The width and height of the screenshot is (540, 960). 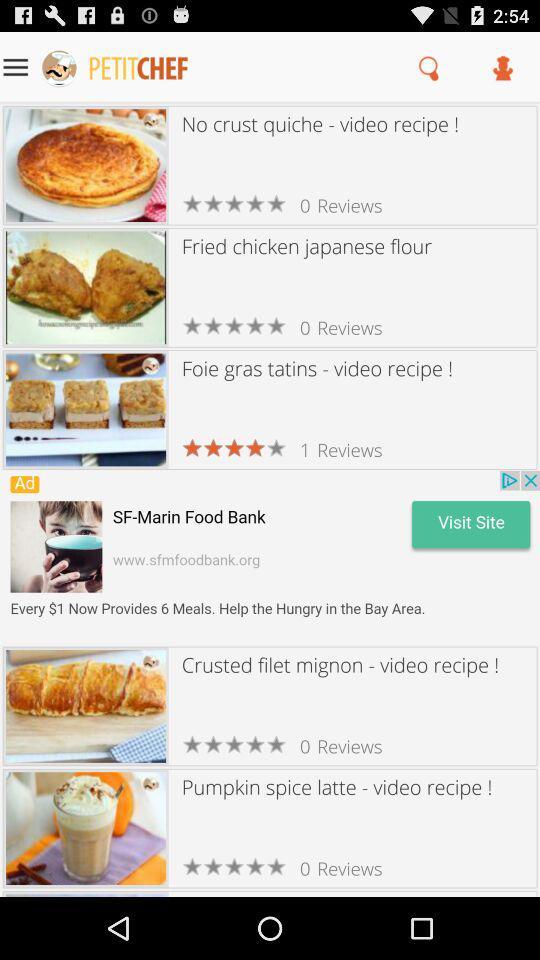 I want to click on advertisement, so click(x=270, y=557).